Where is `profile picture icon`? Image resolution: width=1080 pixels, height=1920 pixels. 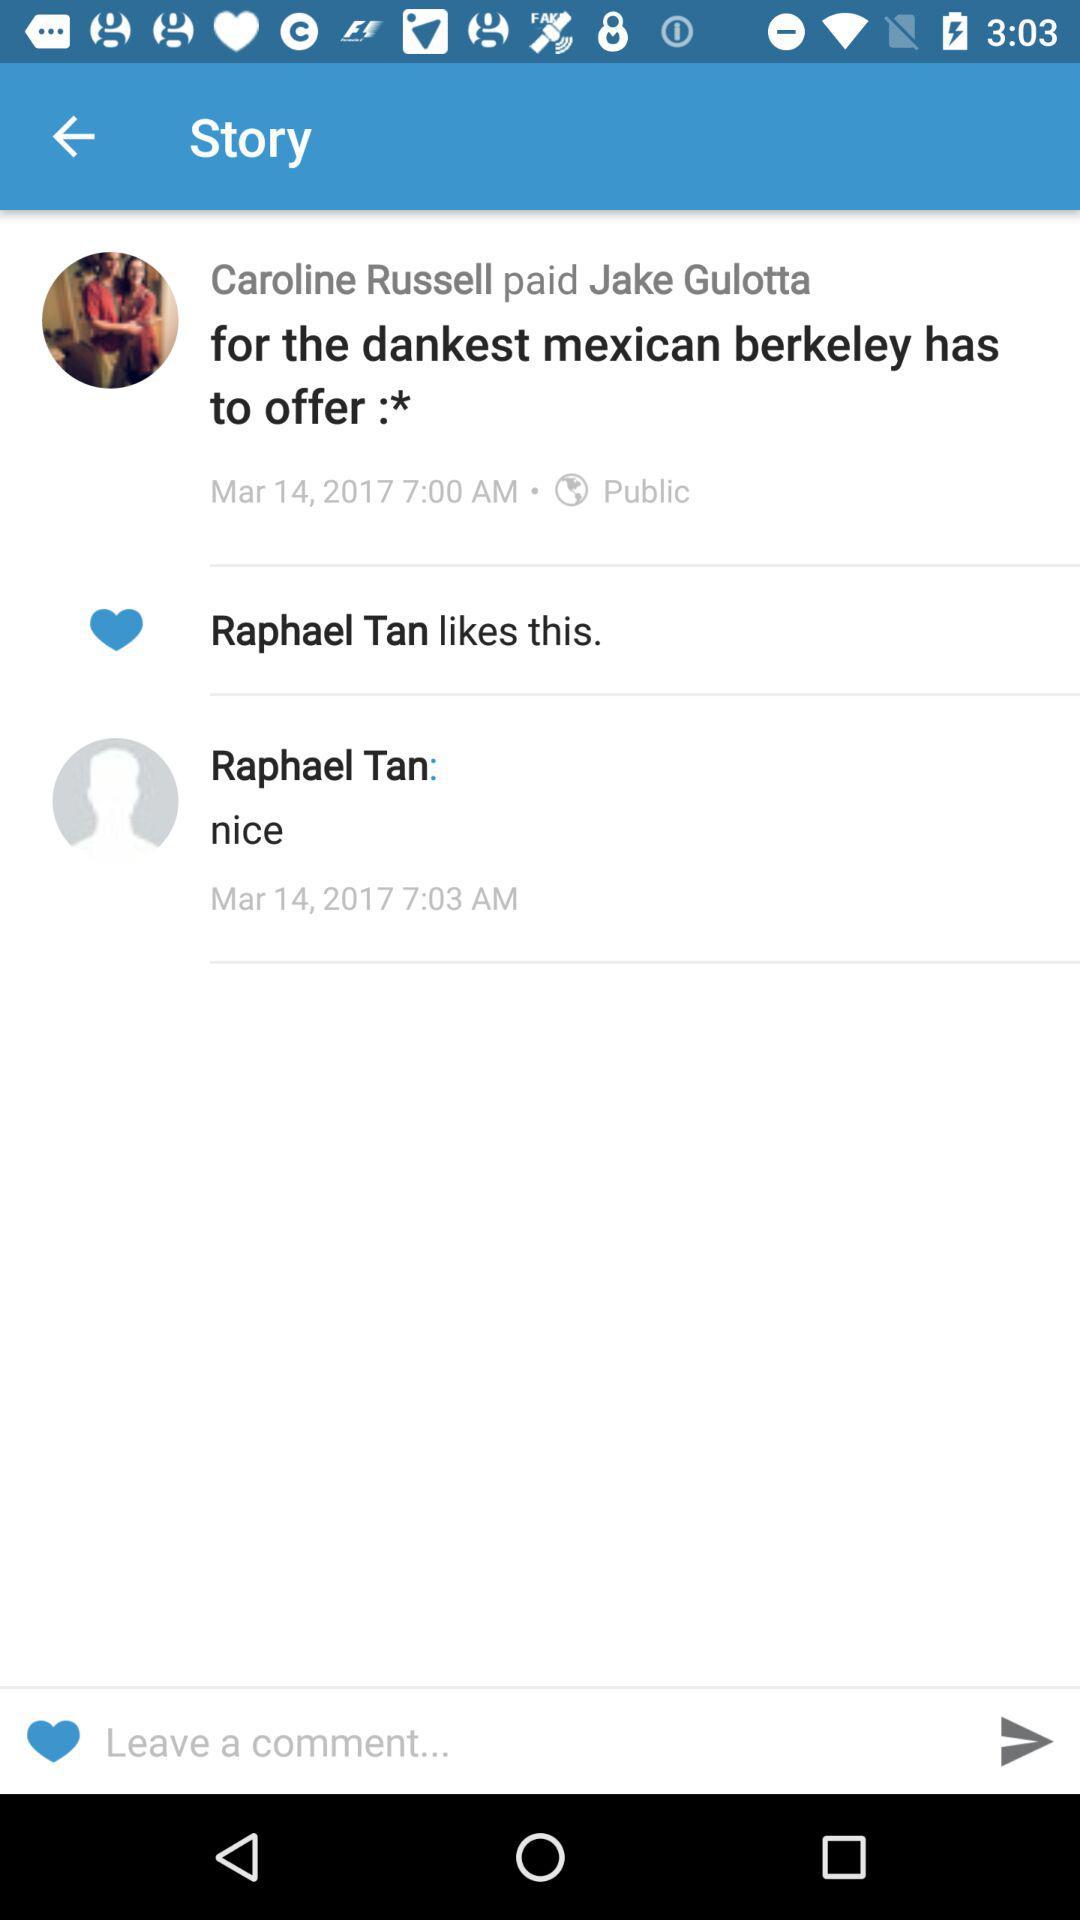 profile picture icon is located at coordinates (115, 801).